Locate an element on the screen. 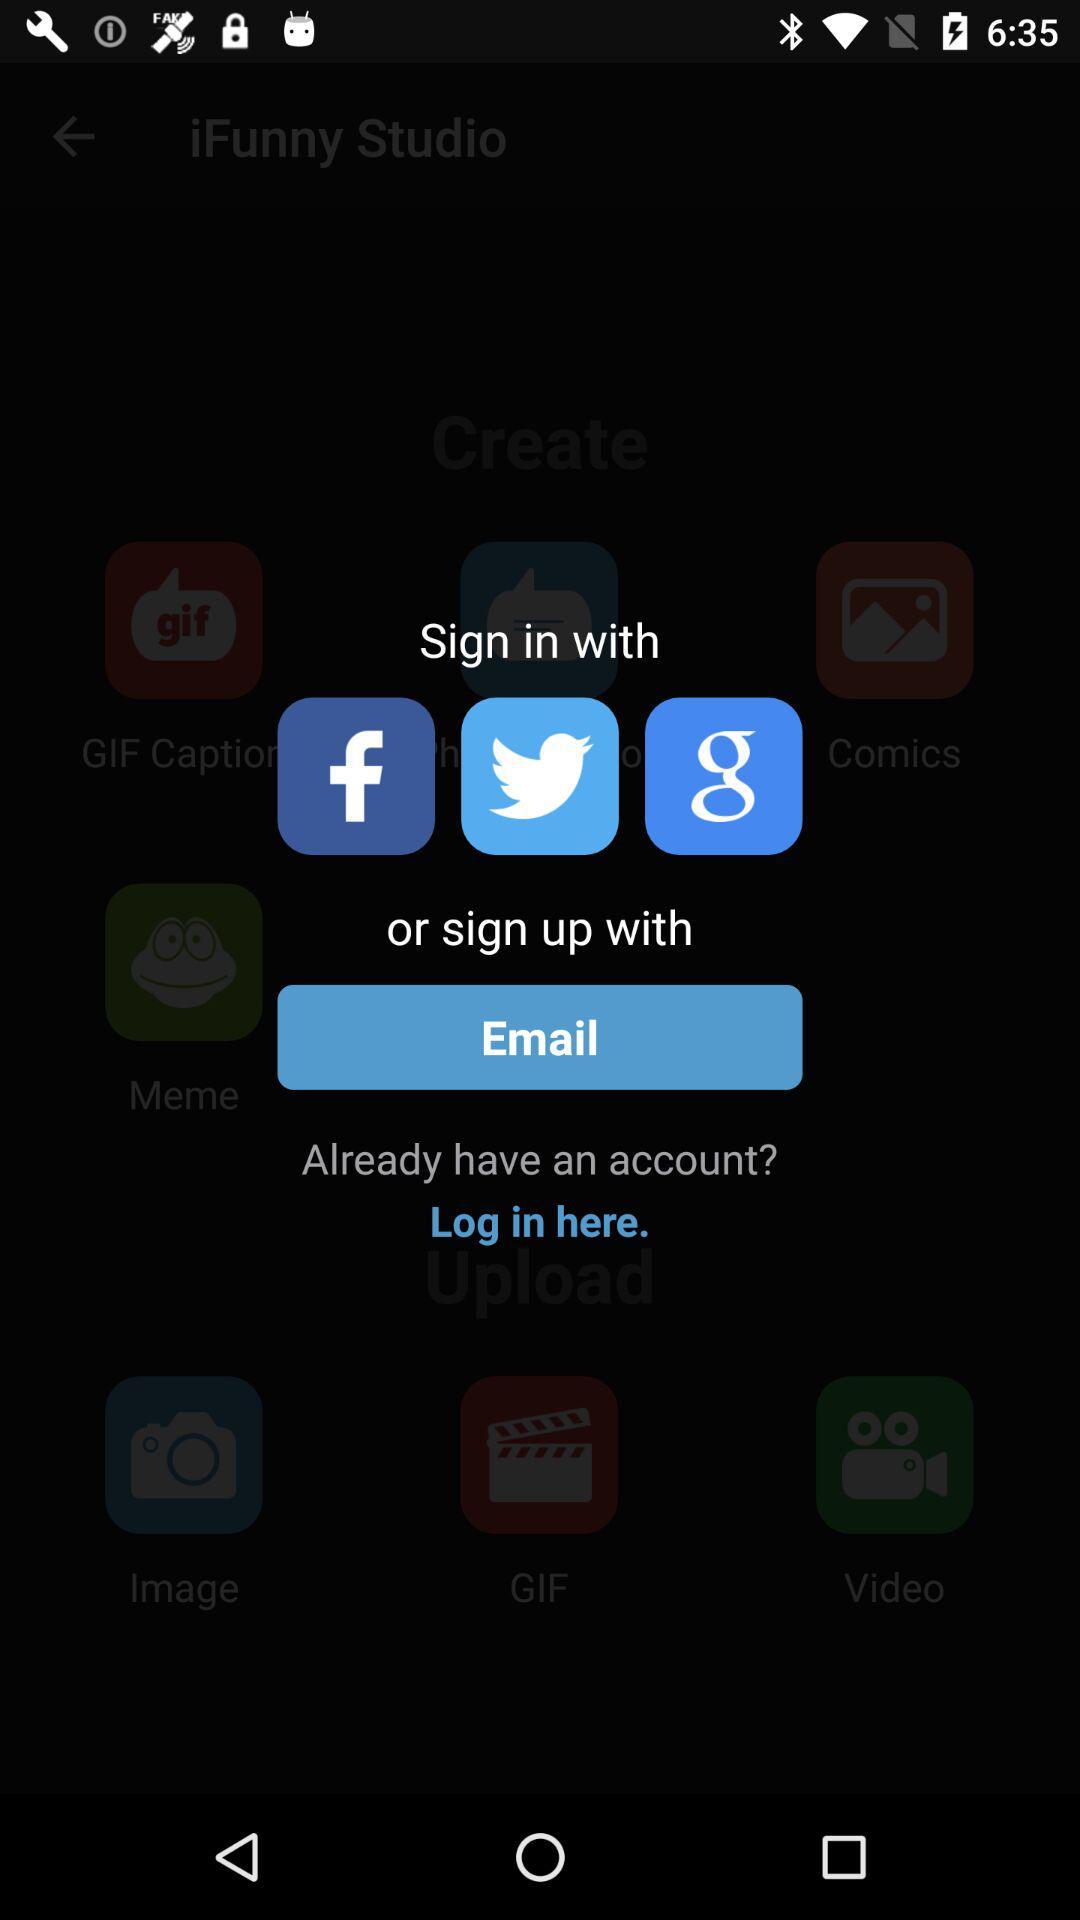 Image resolution: width=1080 pixels, height=1920 pixels. sign into twitter option is located at coordinates (540, 775).